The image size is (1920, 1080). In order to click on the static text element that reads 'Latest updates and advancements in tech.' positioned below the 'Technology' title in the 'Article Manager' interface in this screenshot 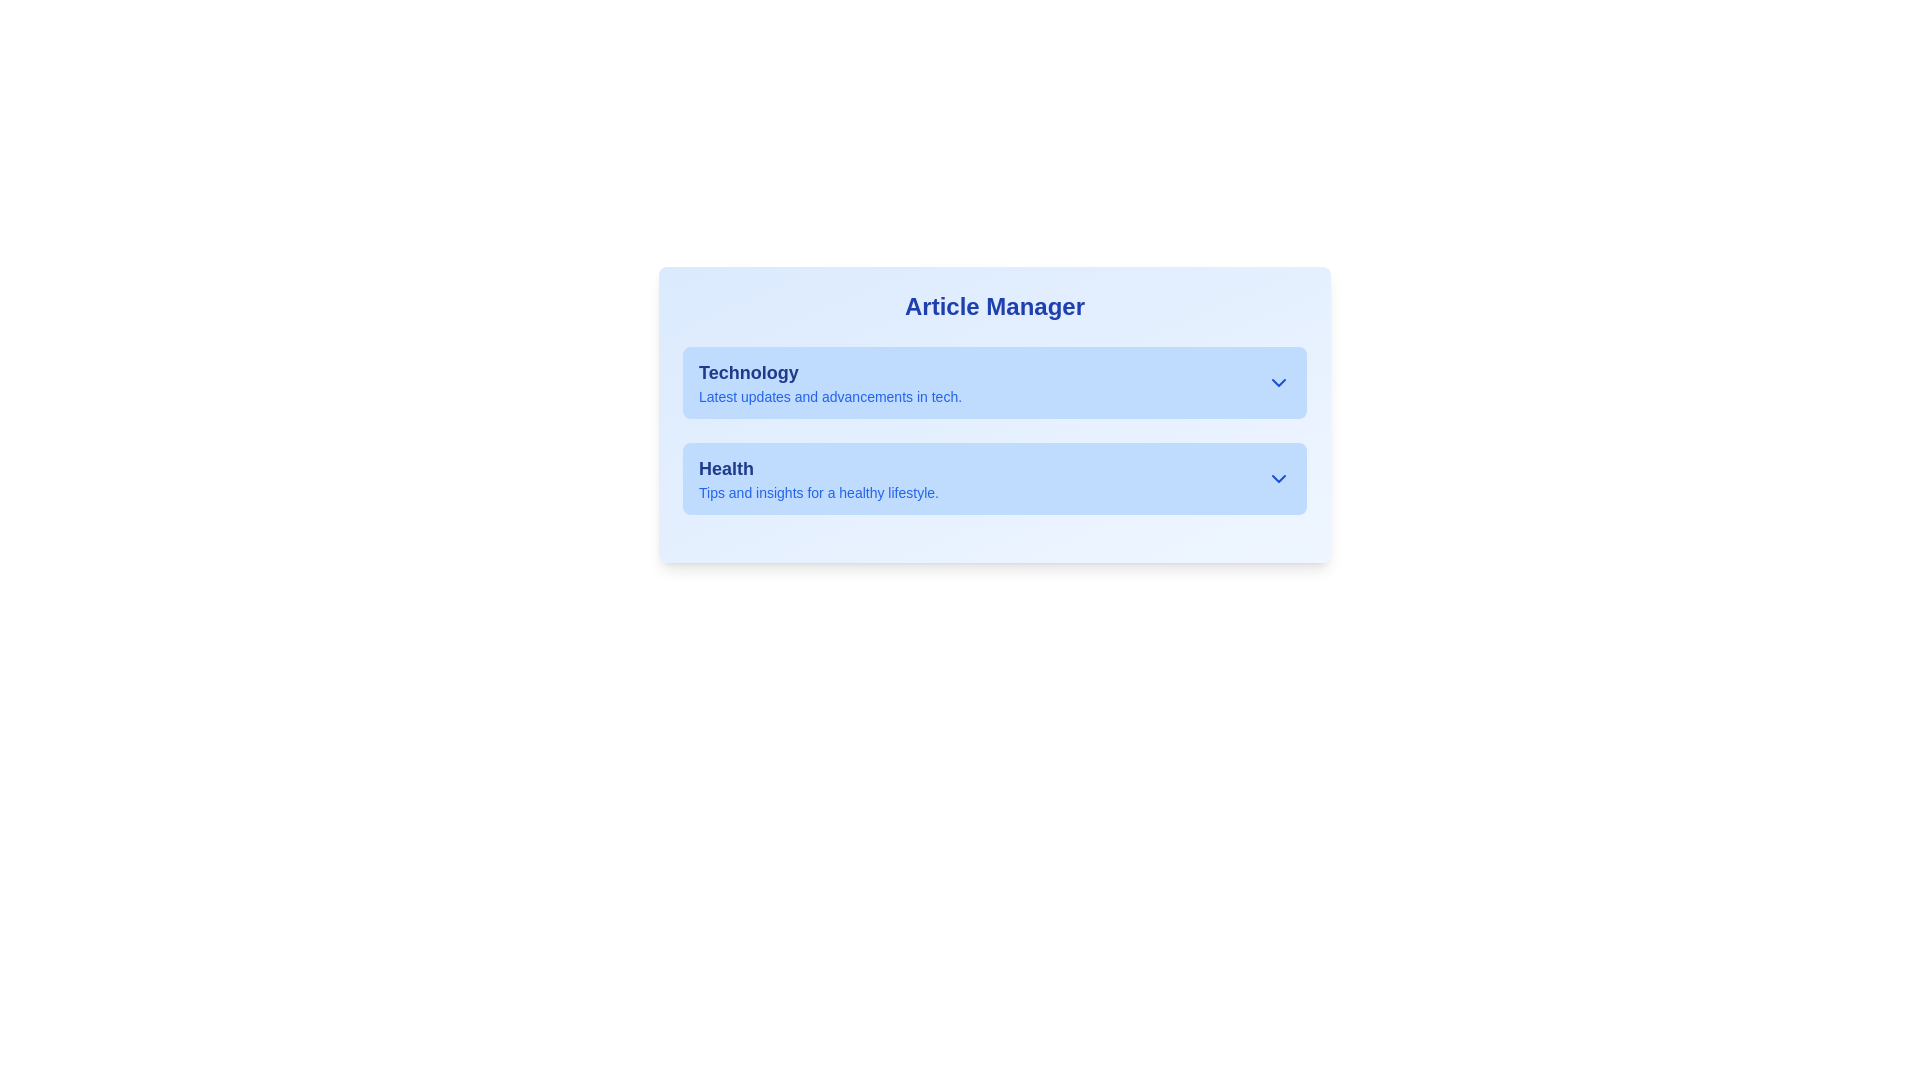, I will do `click(830, 397)`.